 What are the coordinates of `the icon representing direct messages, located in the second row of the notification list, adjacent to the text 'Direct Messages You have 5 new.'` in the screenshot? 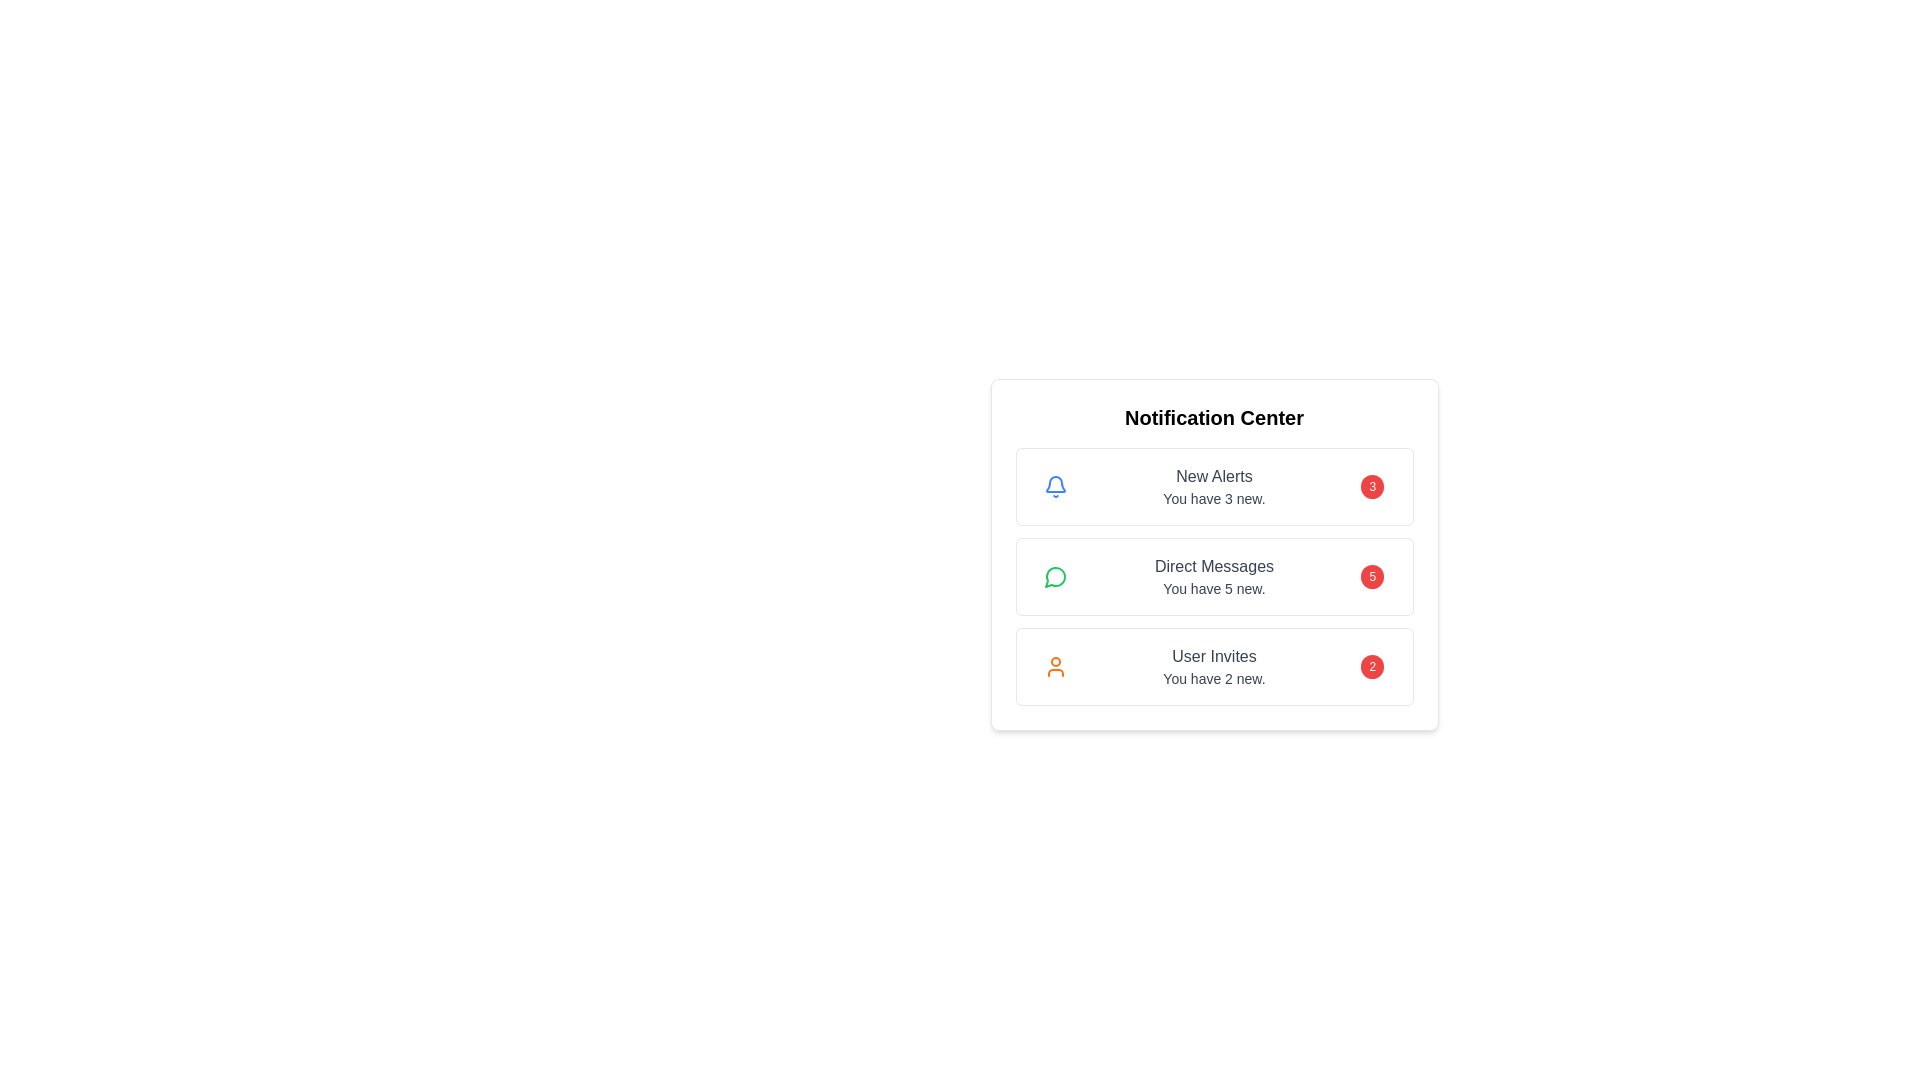 It's located at (1055, 577).